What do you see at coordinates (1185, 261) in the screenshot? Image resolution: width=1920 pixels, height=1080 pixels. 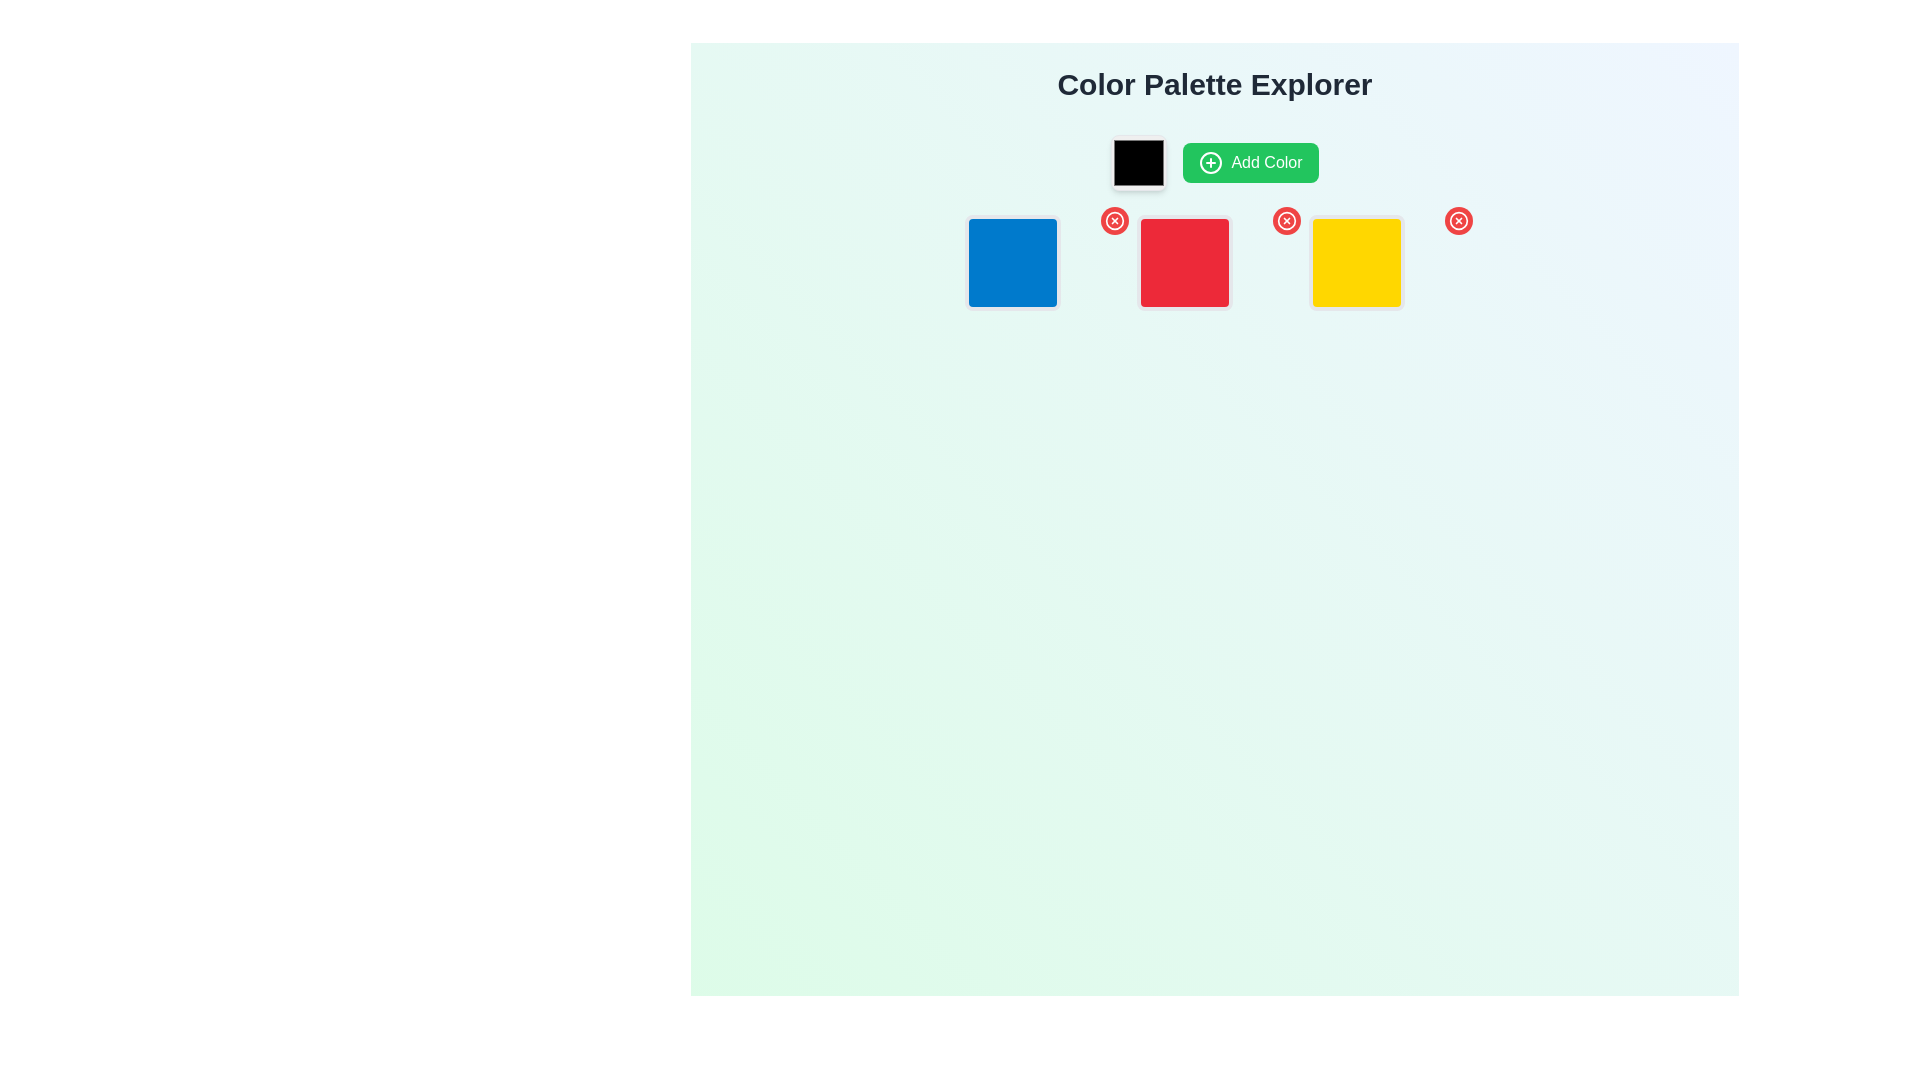 I see `the visual indicator color swatch located between a blue square and a yellow square in the color palette selection interface` at bounding box center [1185, 261].